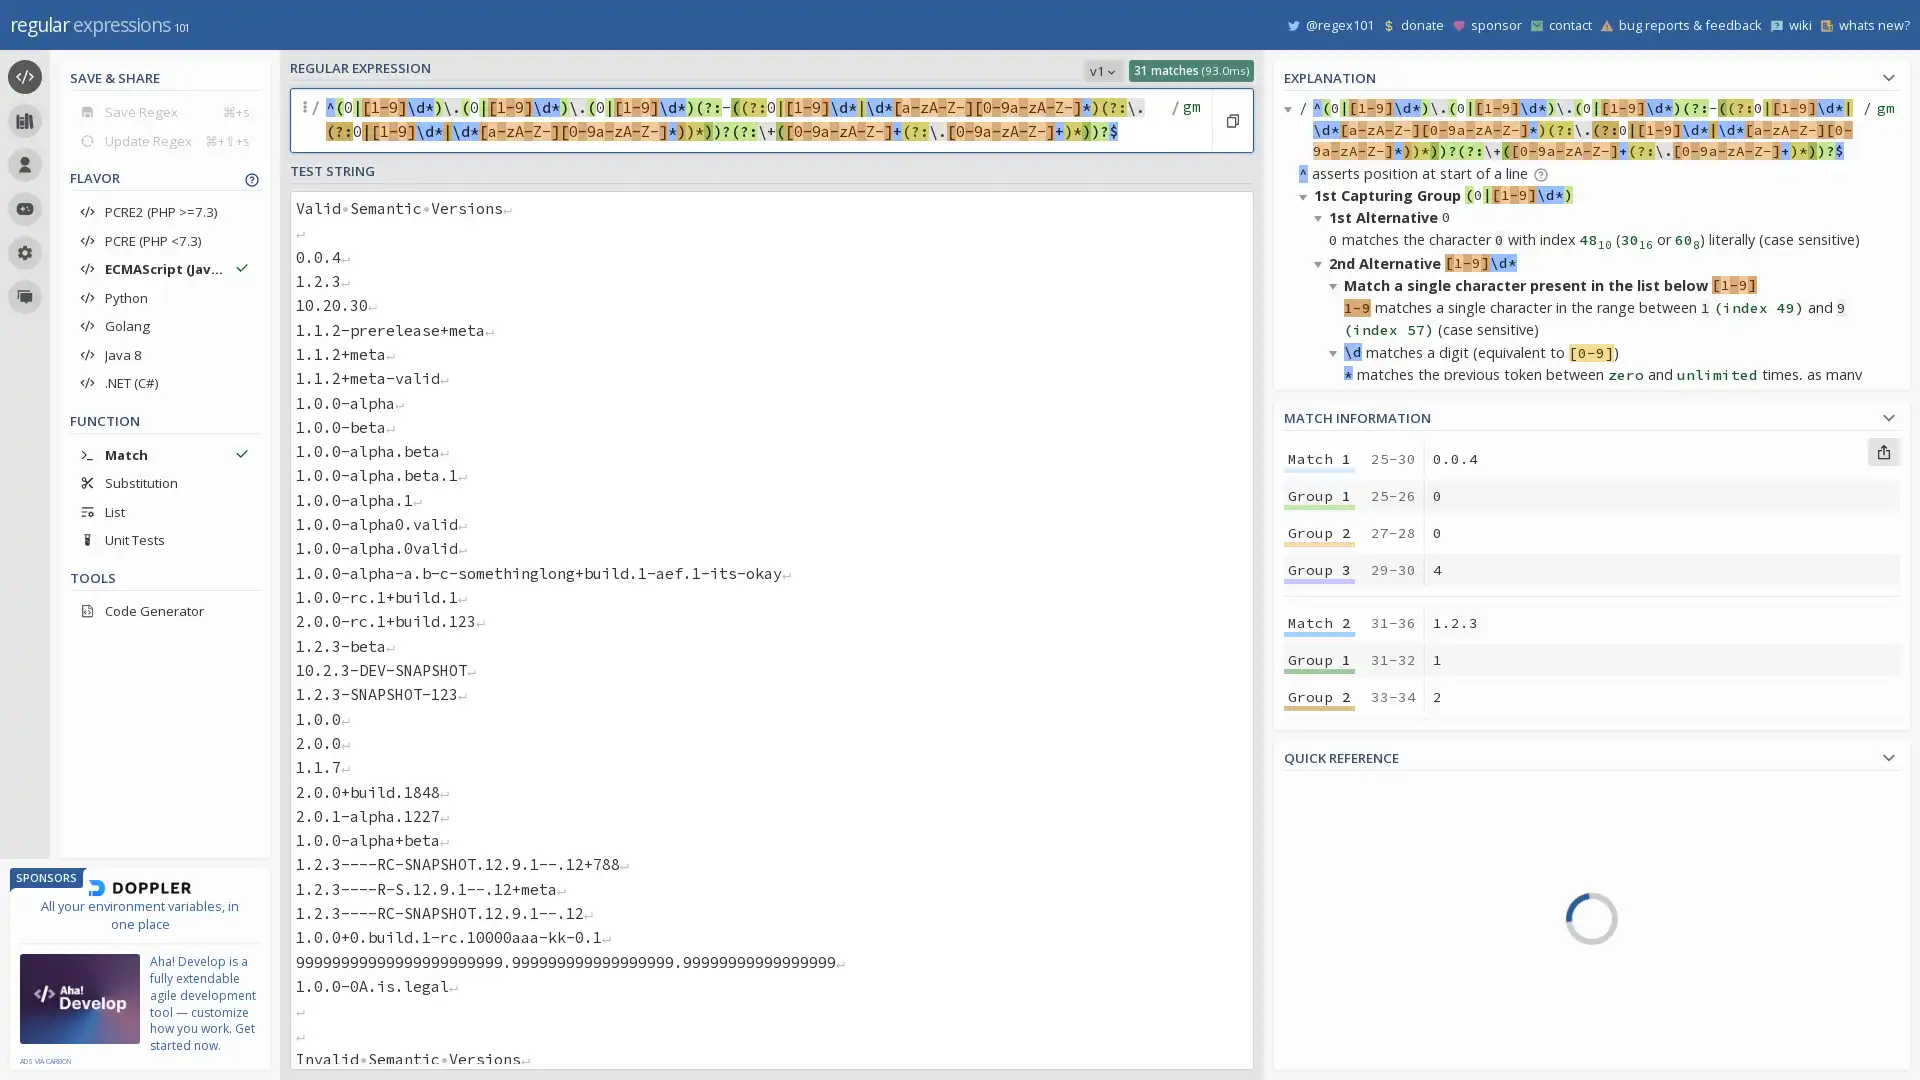  What do you see at coordinates (164, 325) in the screenshot?
I see `Golang` at bounding box center [164, 325].